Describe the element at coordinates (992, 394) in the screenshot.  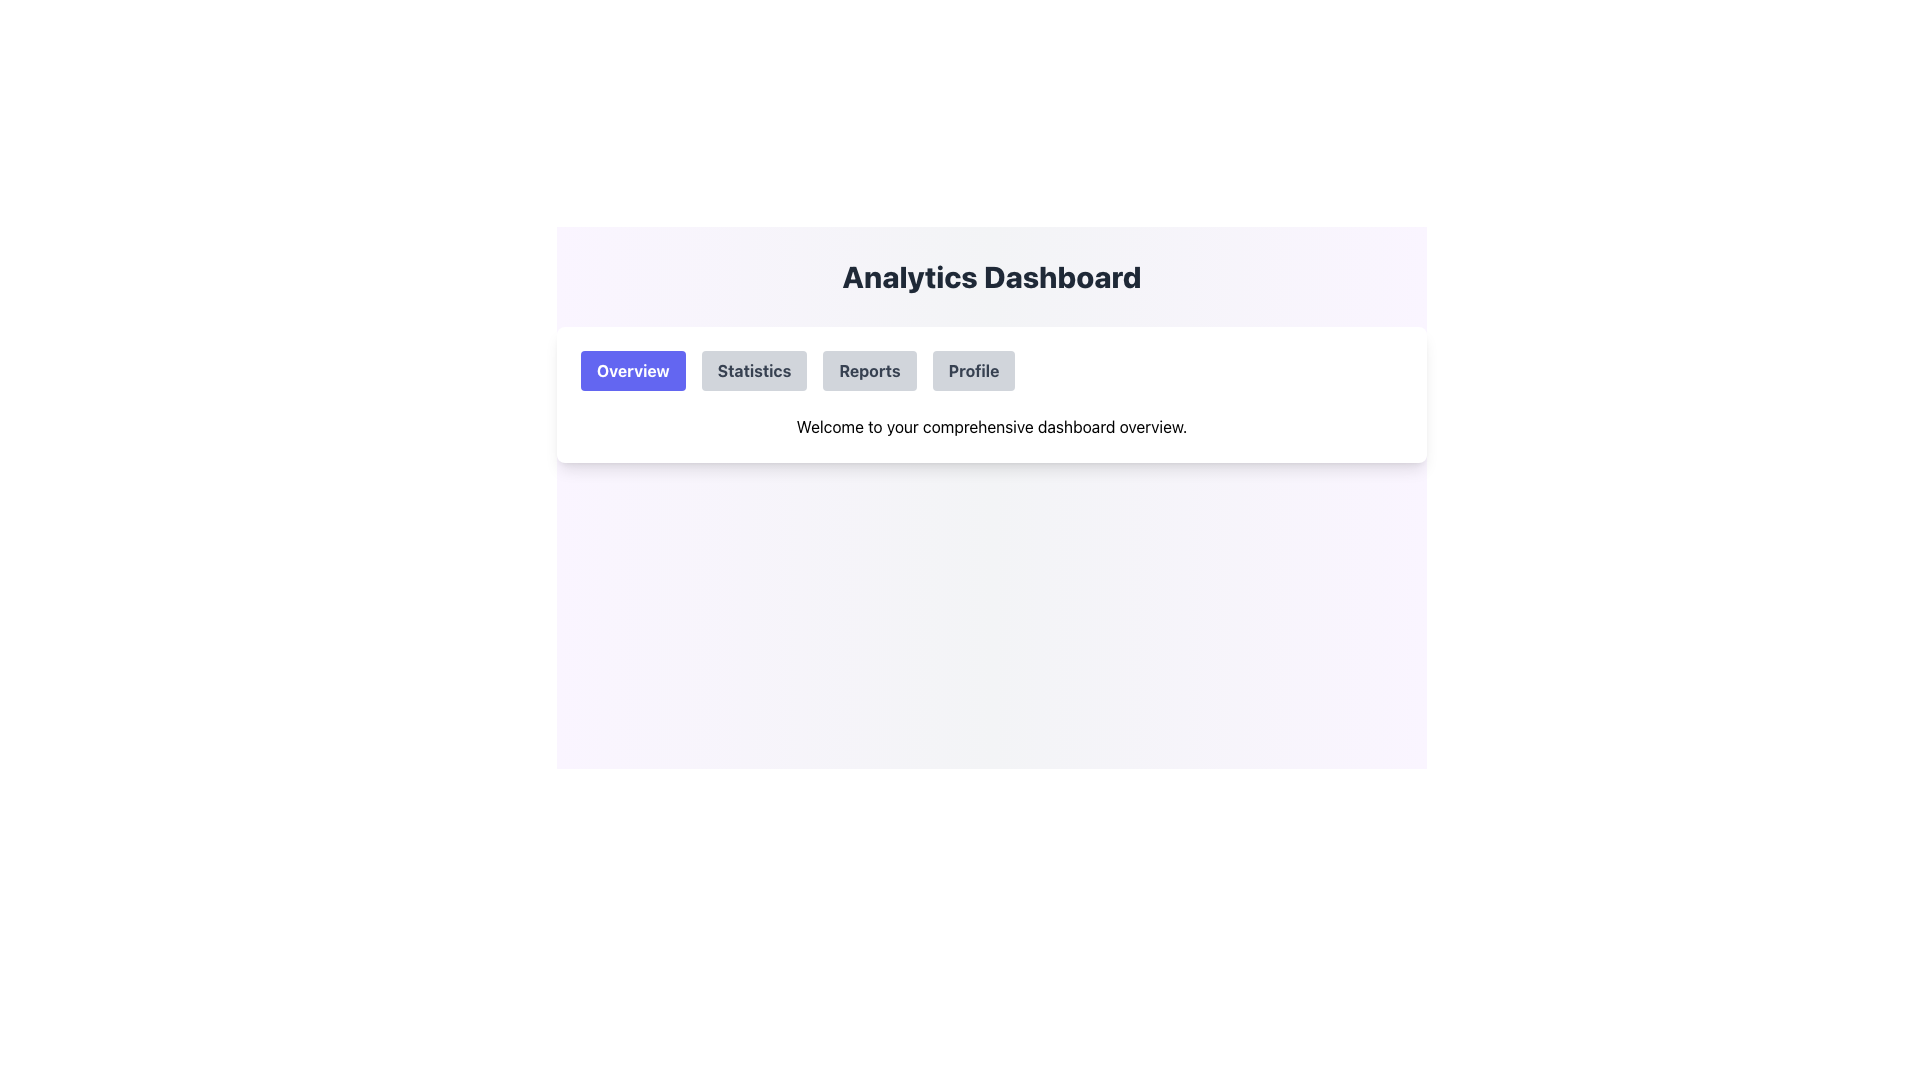
I see `the 'Statistics', 'Reports', or 'Profile' tab in the navigation bar of the card element` at that location.